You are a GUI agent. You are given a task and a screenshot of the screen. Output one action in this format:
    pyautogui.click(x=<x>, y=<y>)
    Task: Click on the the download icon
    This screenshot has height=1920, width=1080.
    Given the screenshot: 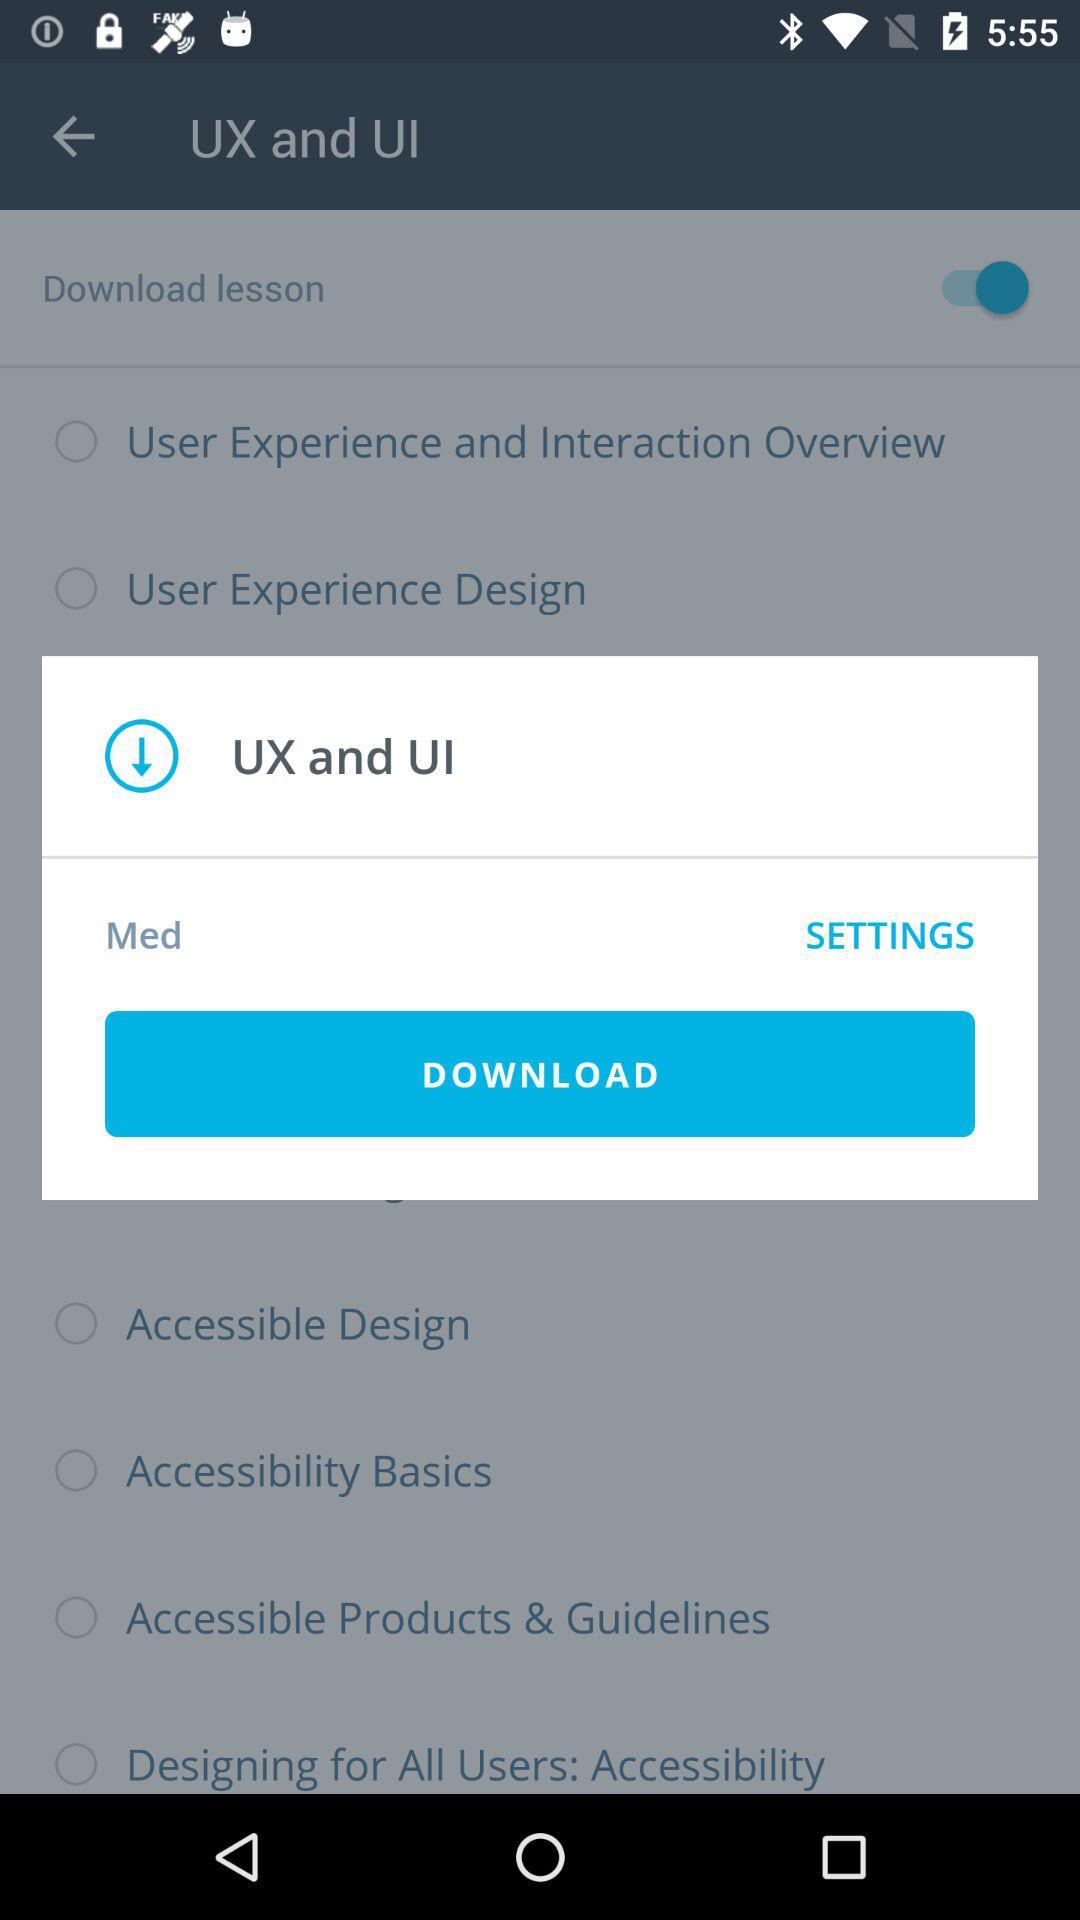 What is the action you would take?
    pyautogui.click(x=540, y=1073)
    